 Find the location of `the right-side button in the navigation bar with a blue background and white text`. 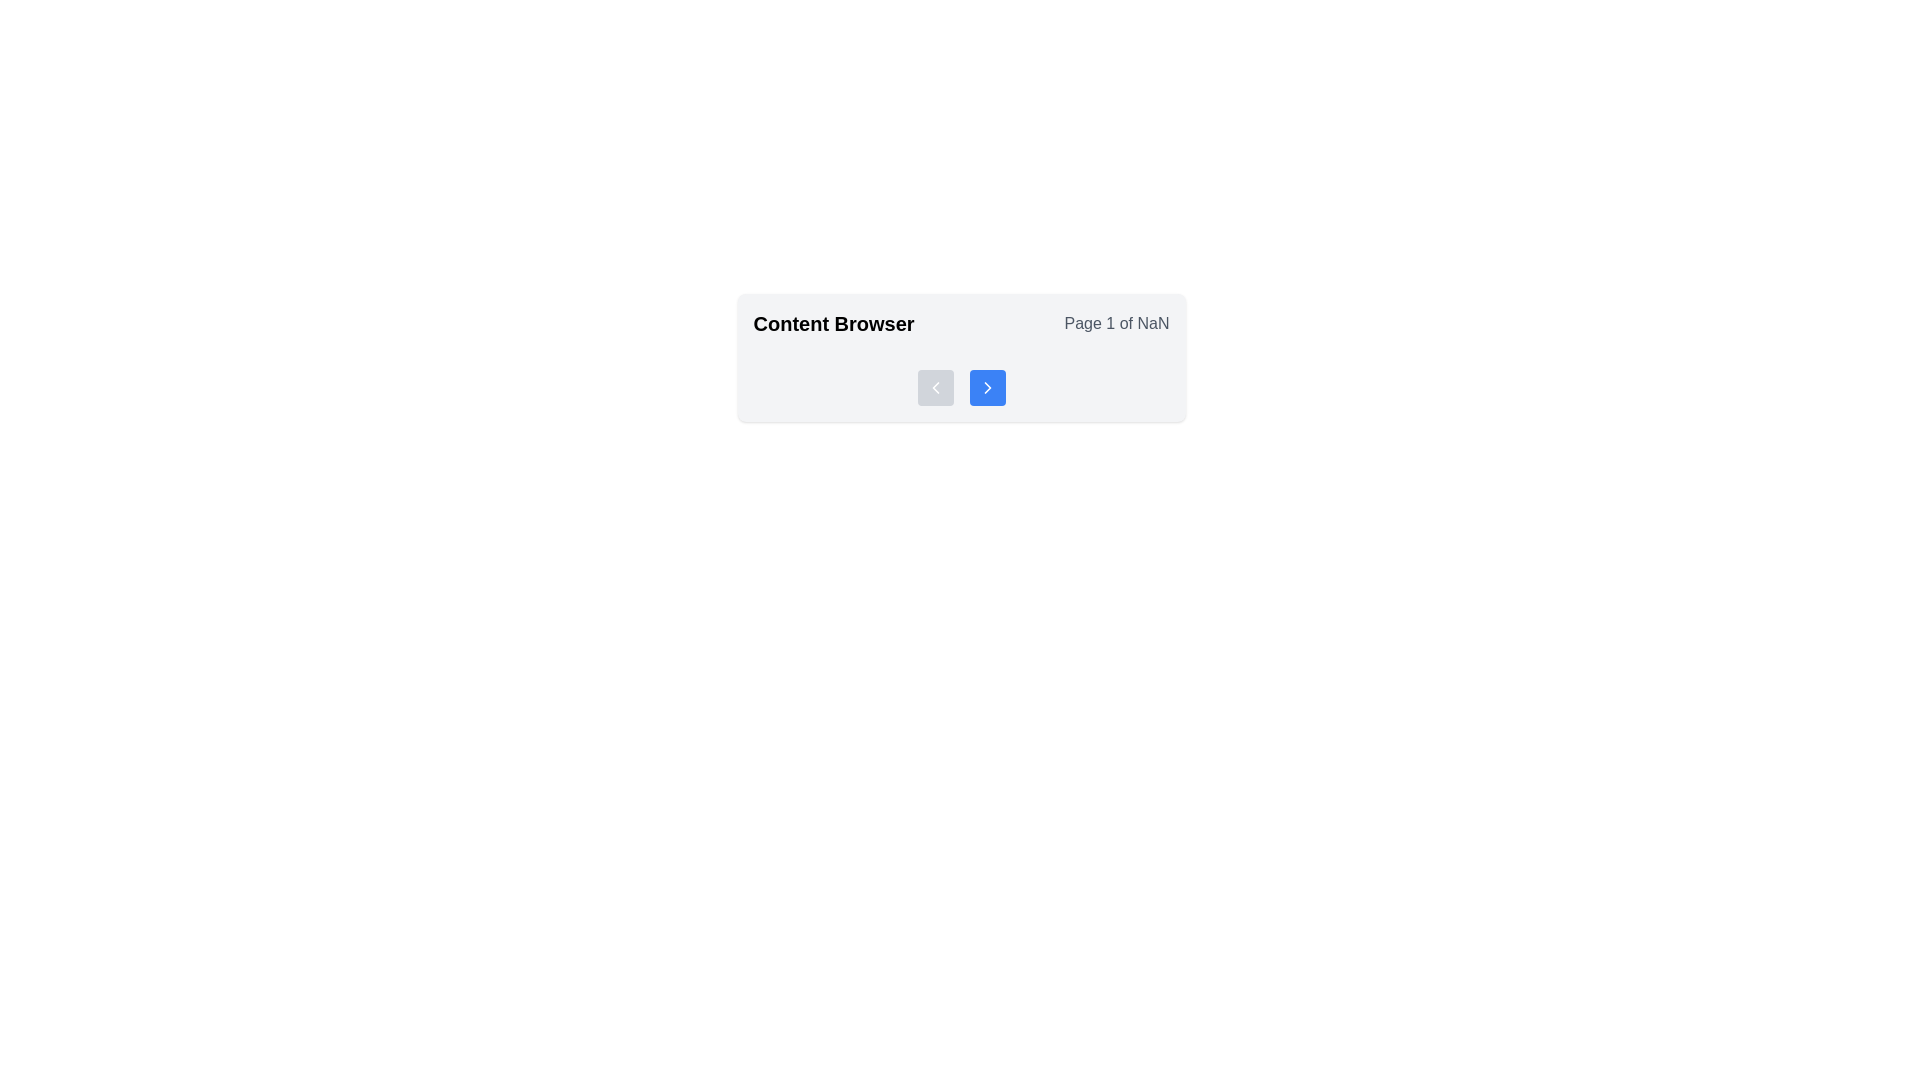

the right-side button in the navigation bar with a blue background and white text is located at coordinates (987, 388).